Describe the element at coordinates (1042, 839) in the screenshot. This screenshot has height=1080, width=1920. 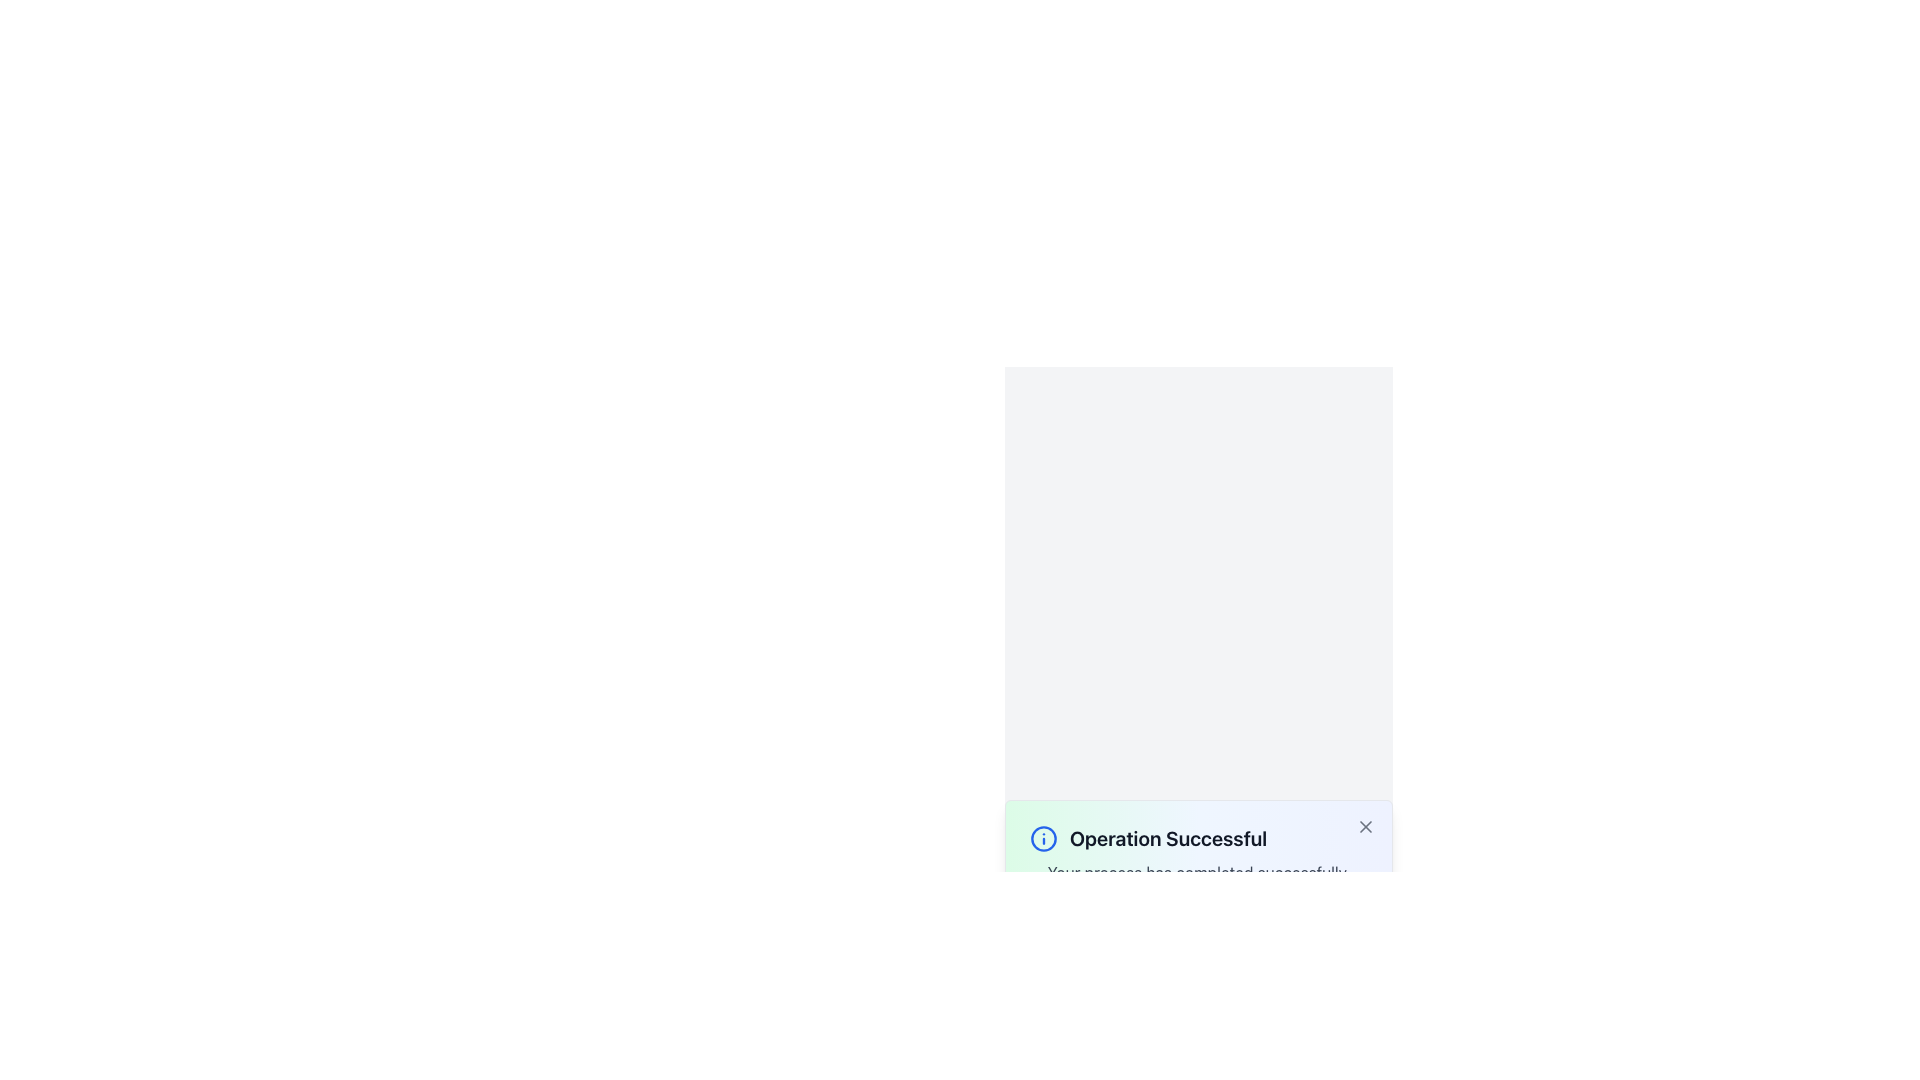
I see `the circular outline icon with a blue accent indicating information, located within the success notification banner to the left of the text 'Operation Successful'` at that location.